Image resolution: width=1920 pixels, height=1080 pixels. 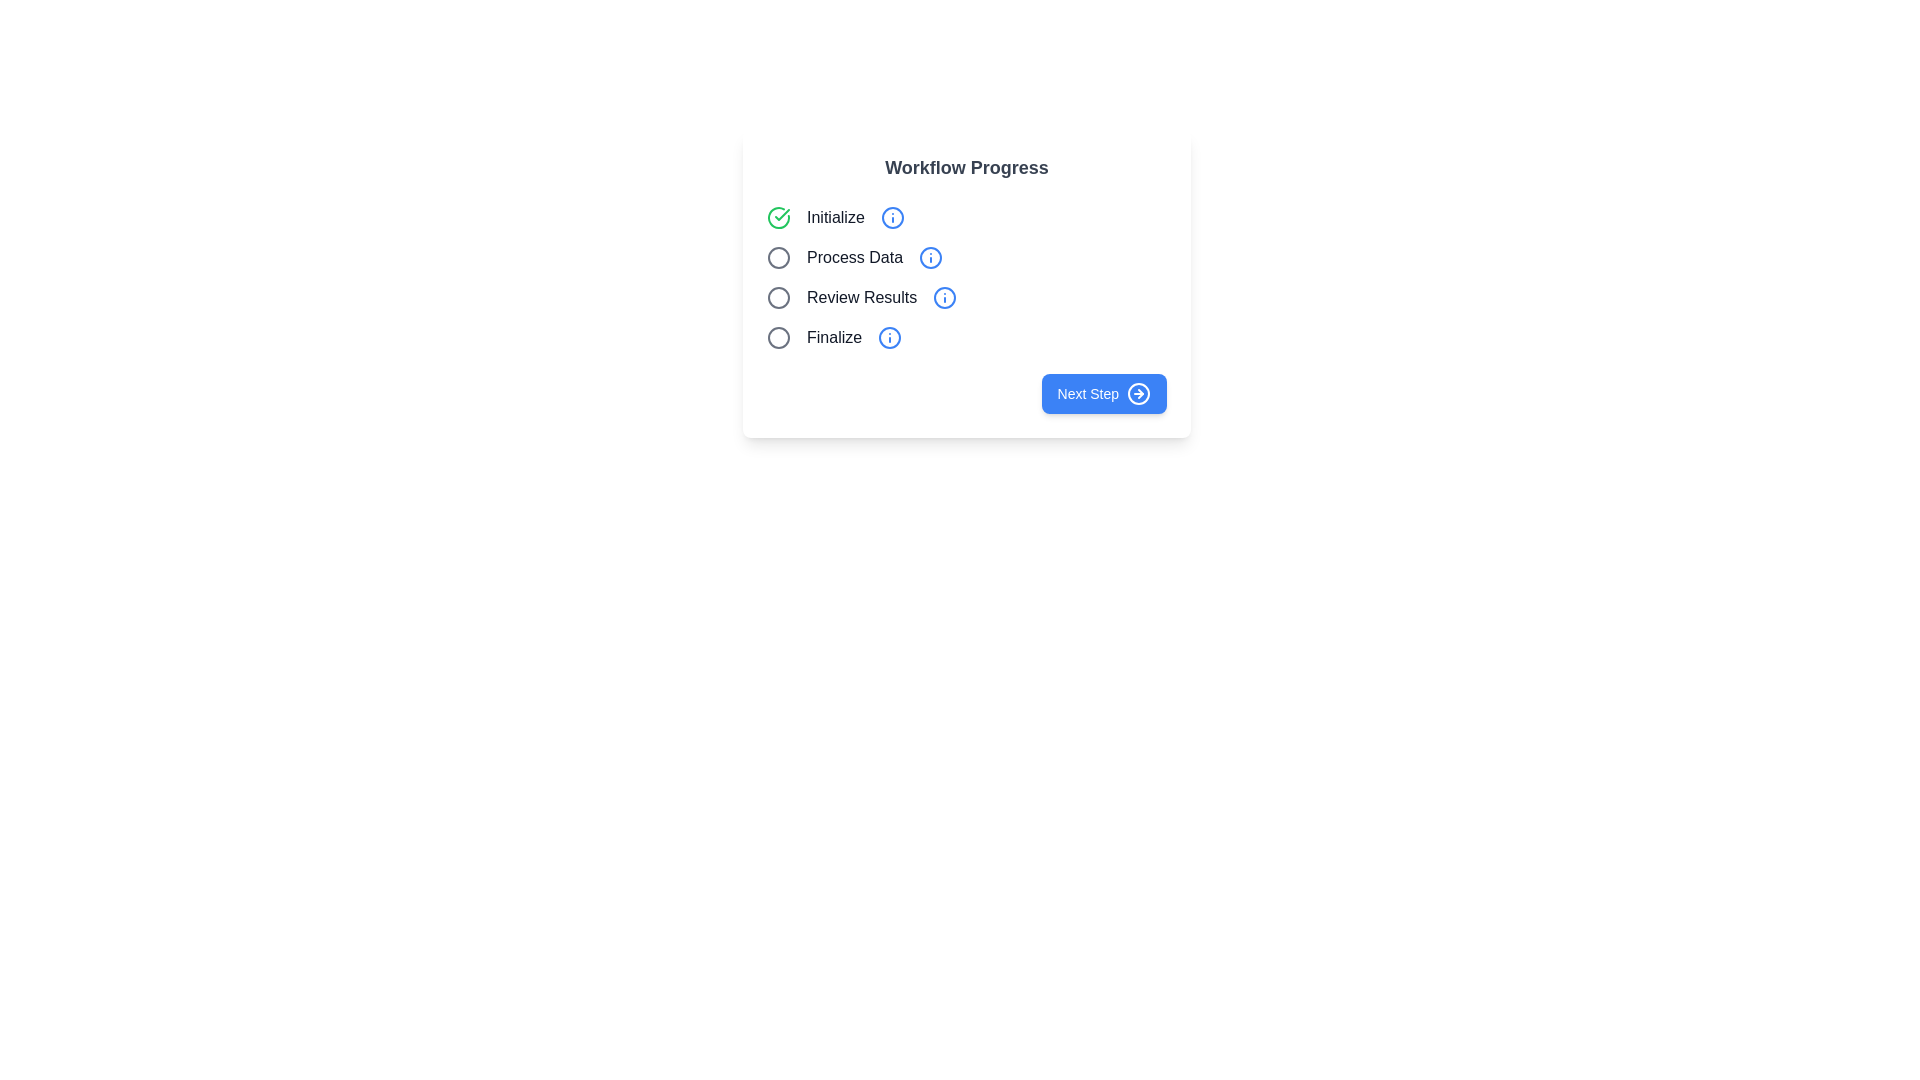 What do you see at coordinates (891, 218) in the screenshot?
I see `the blue circular icon with a white inner area resembling an 'info' symbol, located to the right of the 'Initialize' text label` at bounding box center [891, 218].